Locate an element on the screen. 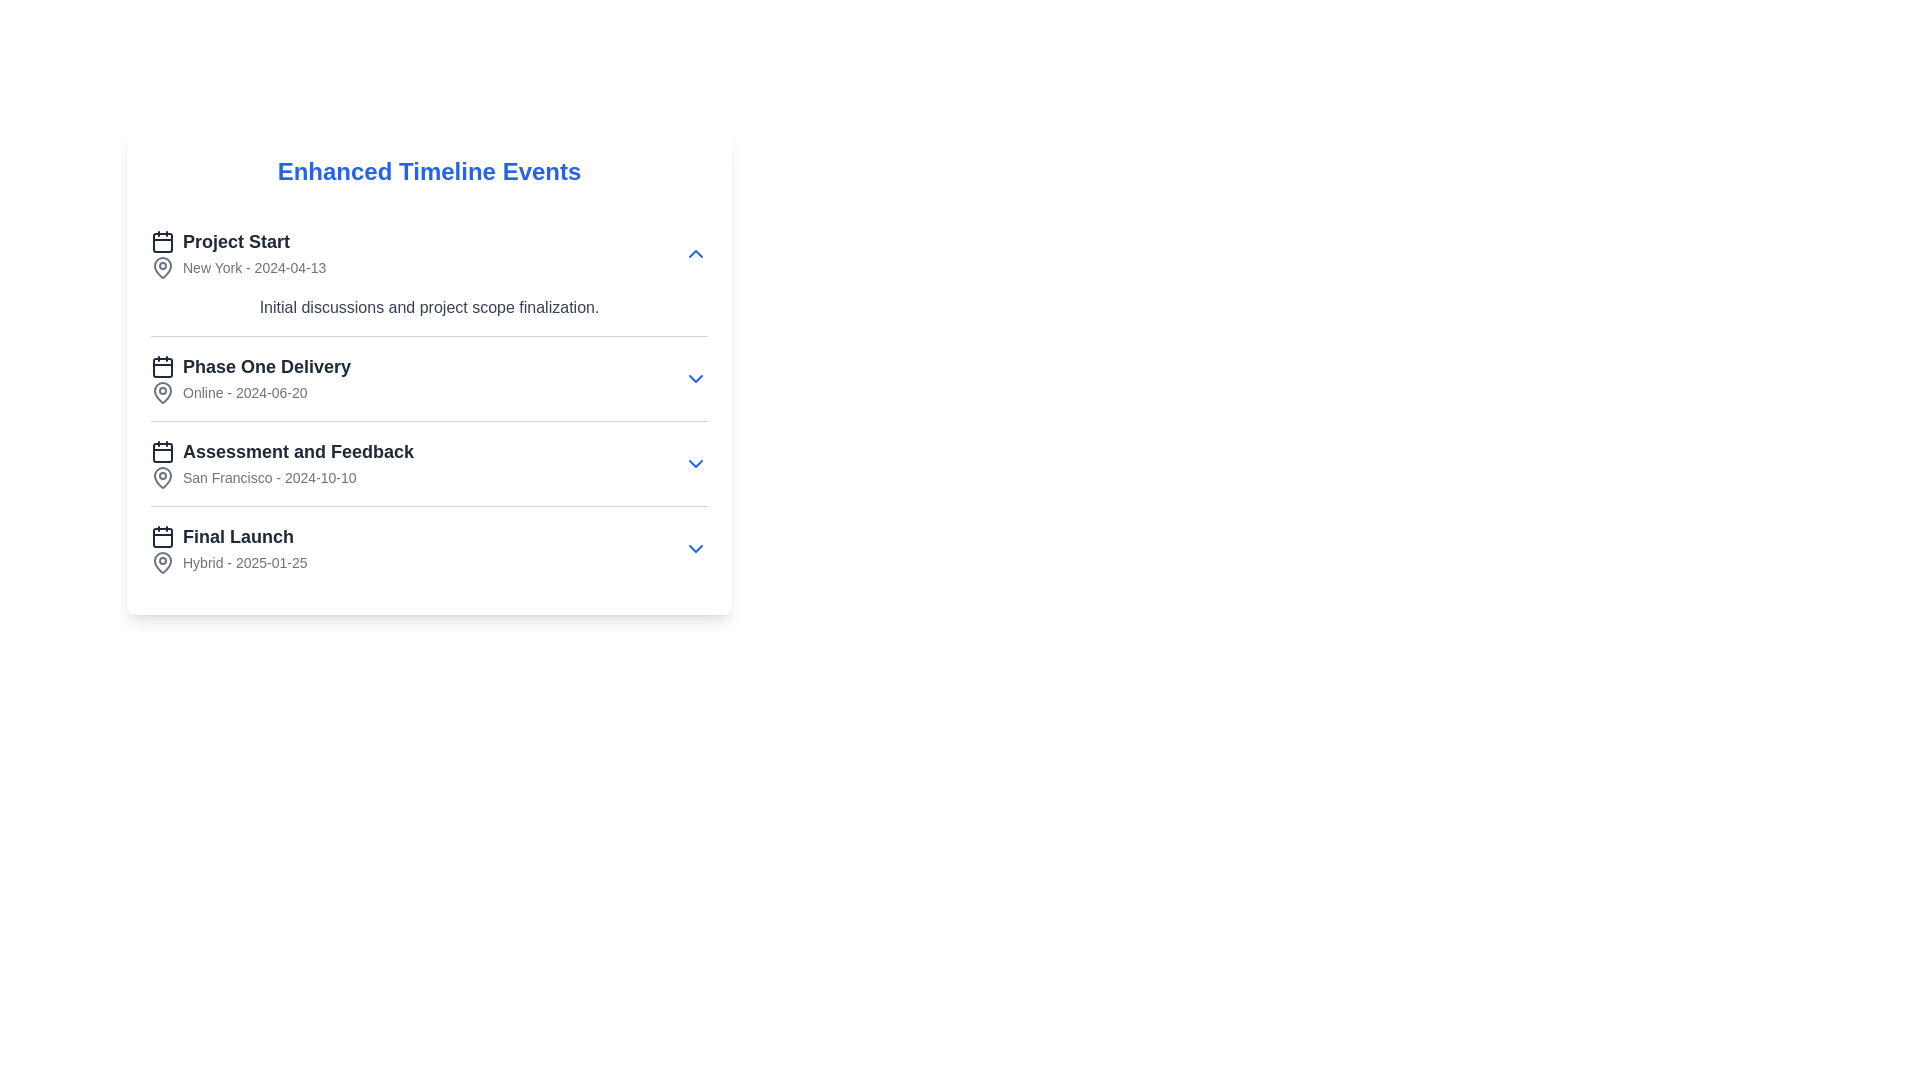 Image resolution: width=1920 pixels, height=1080 pixels. the third item in the vertical timeline list, which displays 'Assessment and Feedback' in bold followed by 'San Francisco - 2024-10-10.' is located at coordinates (281, 463).